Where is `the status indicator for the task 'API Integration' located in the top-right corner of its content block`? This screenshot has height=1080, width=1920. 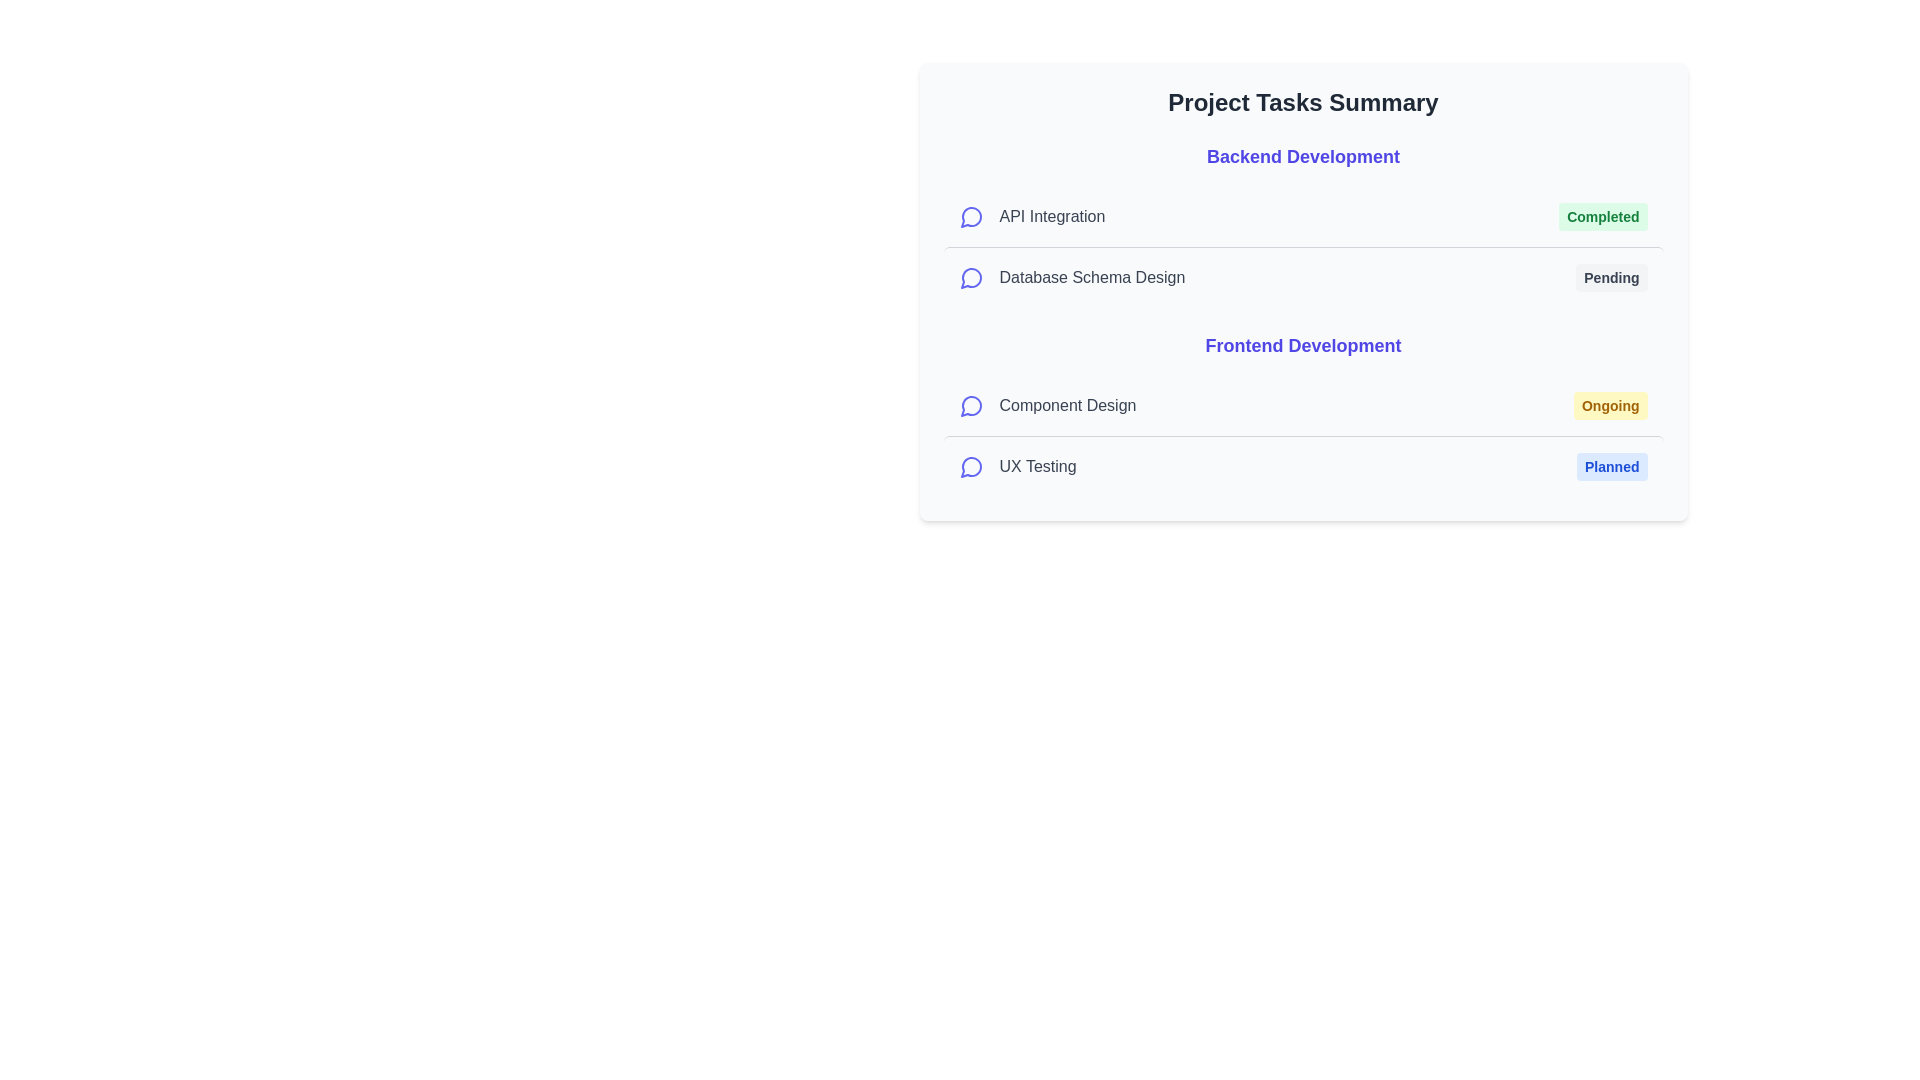
the status indicator for the task 'API Integration' located in the top-right corner of its content block is located at coordinates (1603, 216).